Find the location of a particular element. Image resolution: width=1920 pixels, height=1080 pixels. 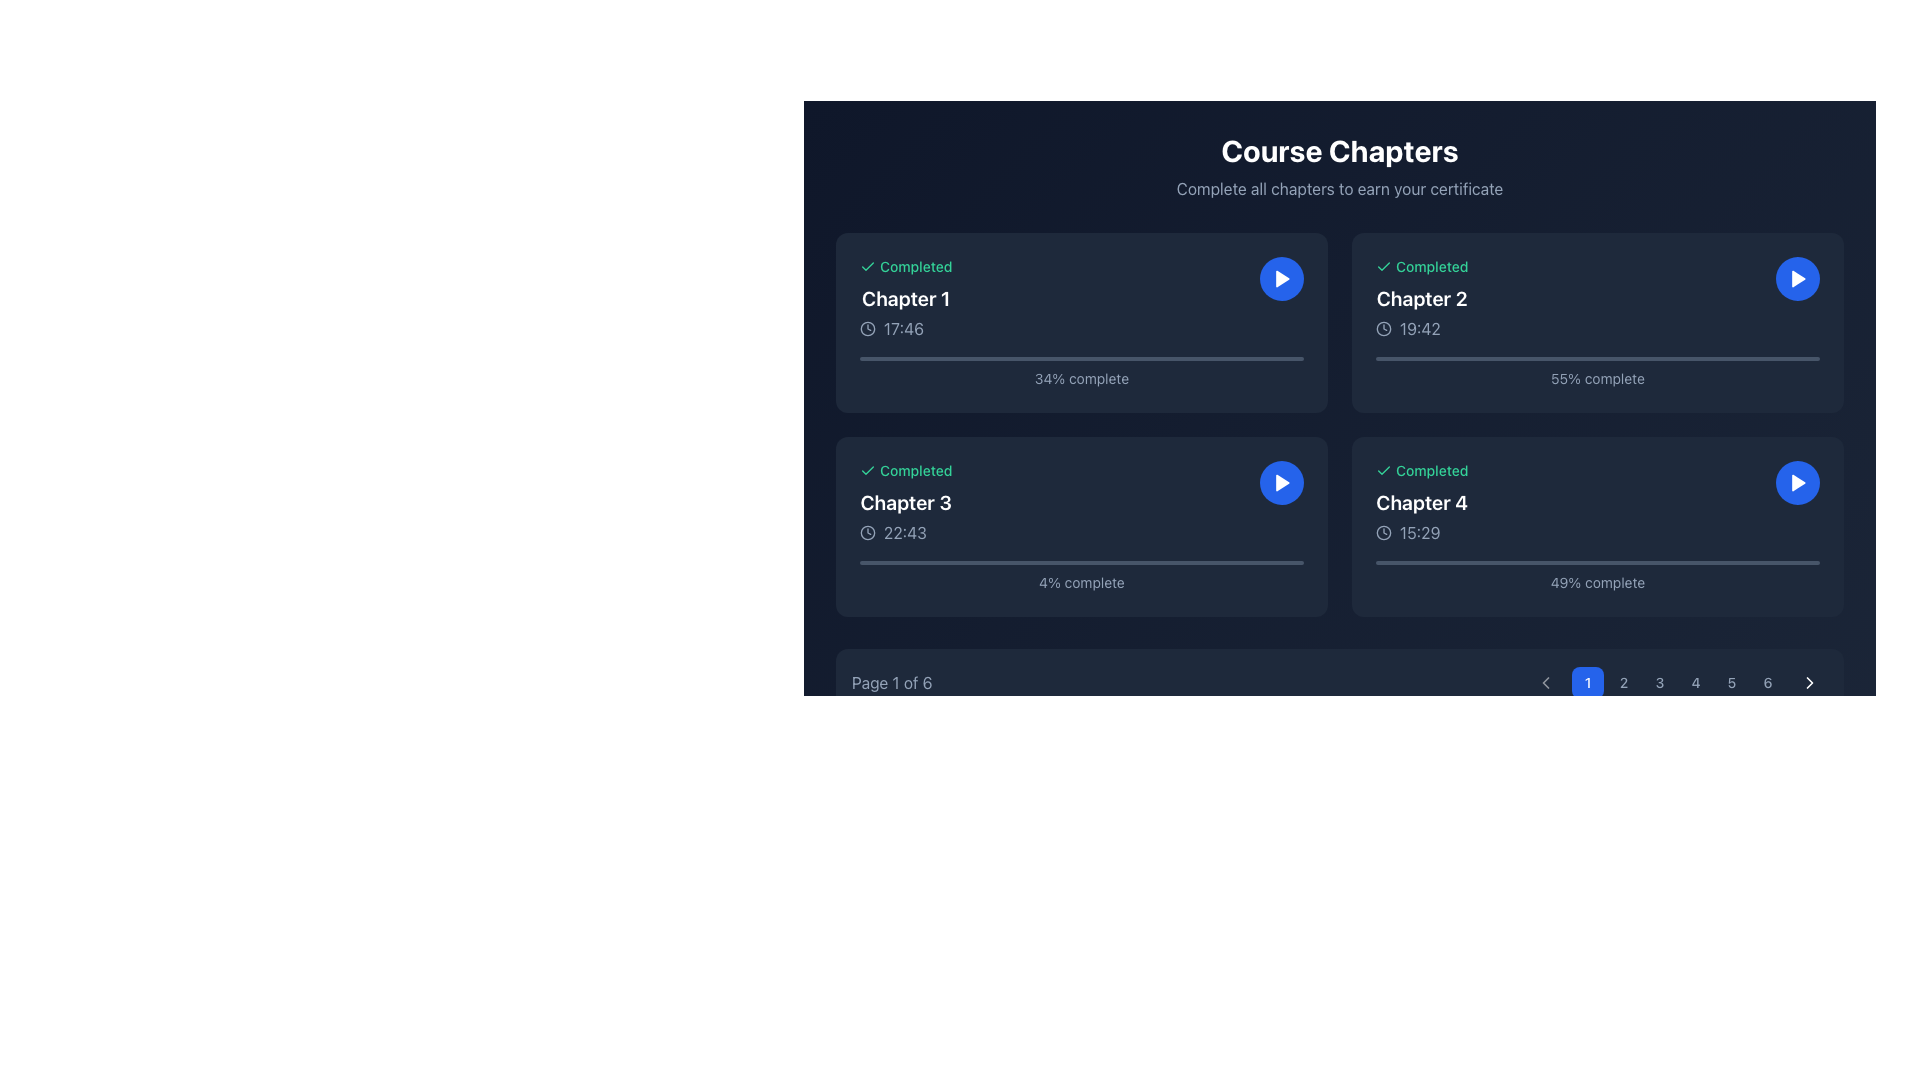

the Progress indicator displaying '34% complete' in the Chapter 1 section of the interface is located at coordinates (1080, 373).